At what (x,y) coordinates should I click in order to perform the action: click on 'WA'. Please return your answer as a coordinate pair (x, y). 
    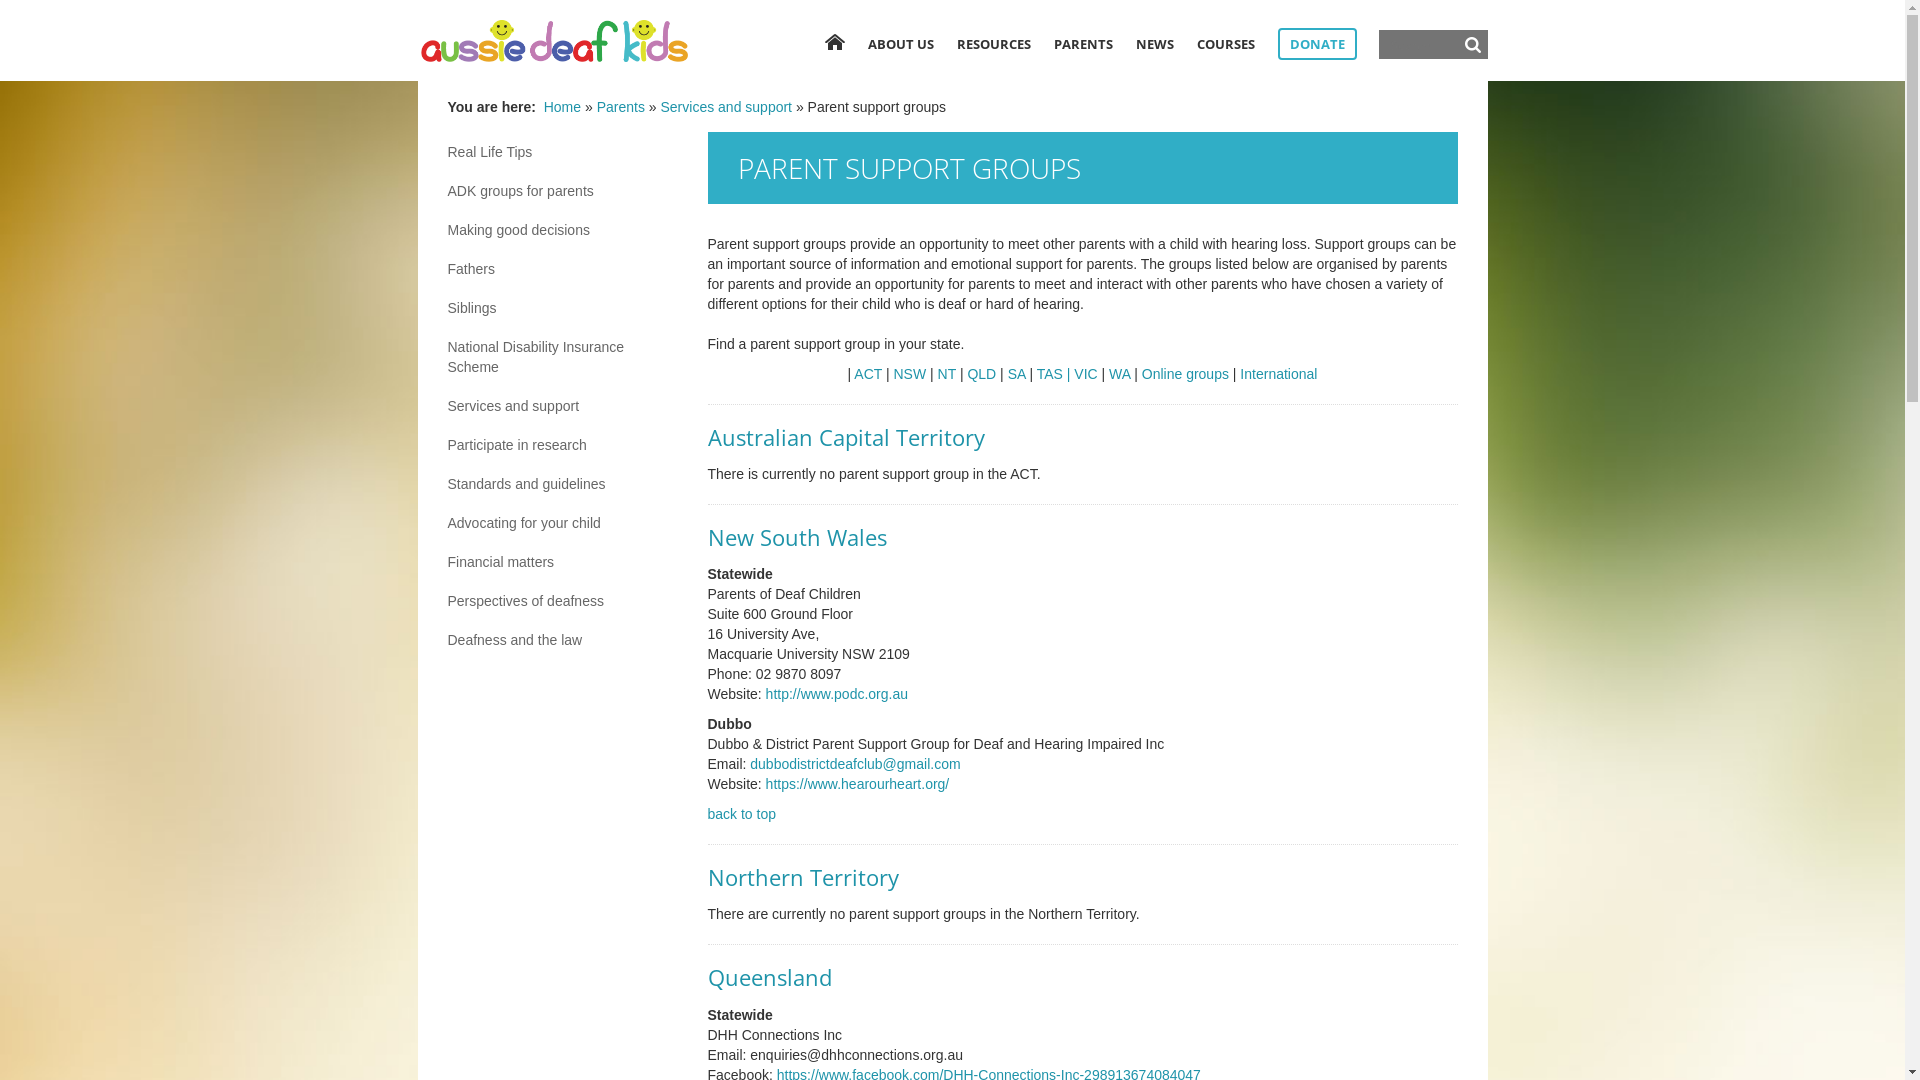
    Looking at the image, I should click on (1107, 374).